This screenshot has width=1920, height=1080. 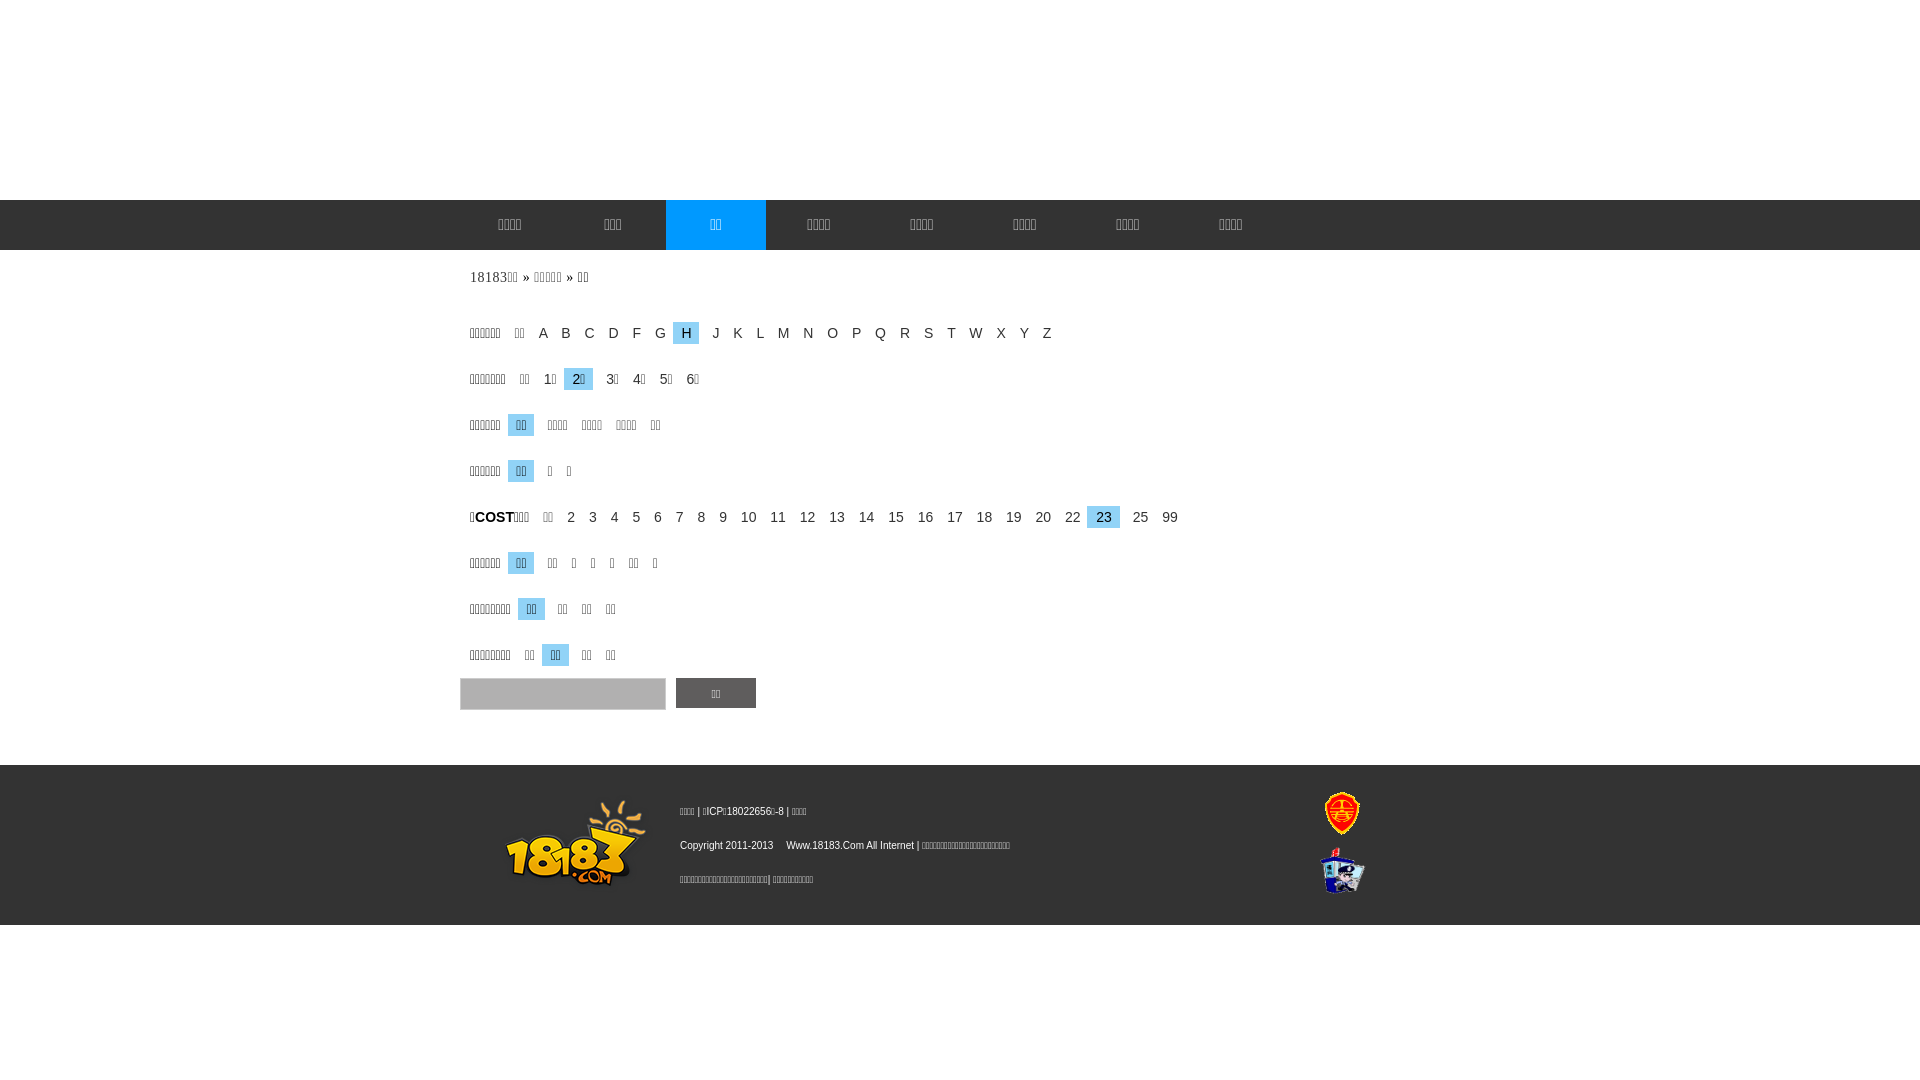 What do you see at coordinates (1054, 515) in the screenshot?
I see `'22'` at bounding box center [1054, 515].